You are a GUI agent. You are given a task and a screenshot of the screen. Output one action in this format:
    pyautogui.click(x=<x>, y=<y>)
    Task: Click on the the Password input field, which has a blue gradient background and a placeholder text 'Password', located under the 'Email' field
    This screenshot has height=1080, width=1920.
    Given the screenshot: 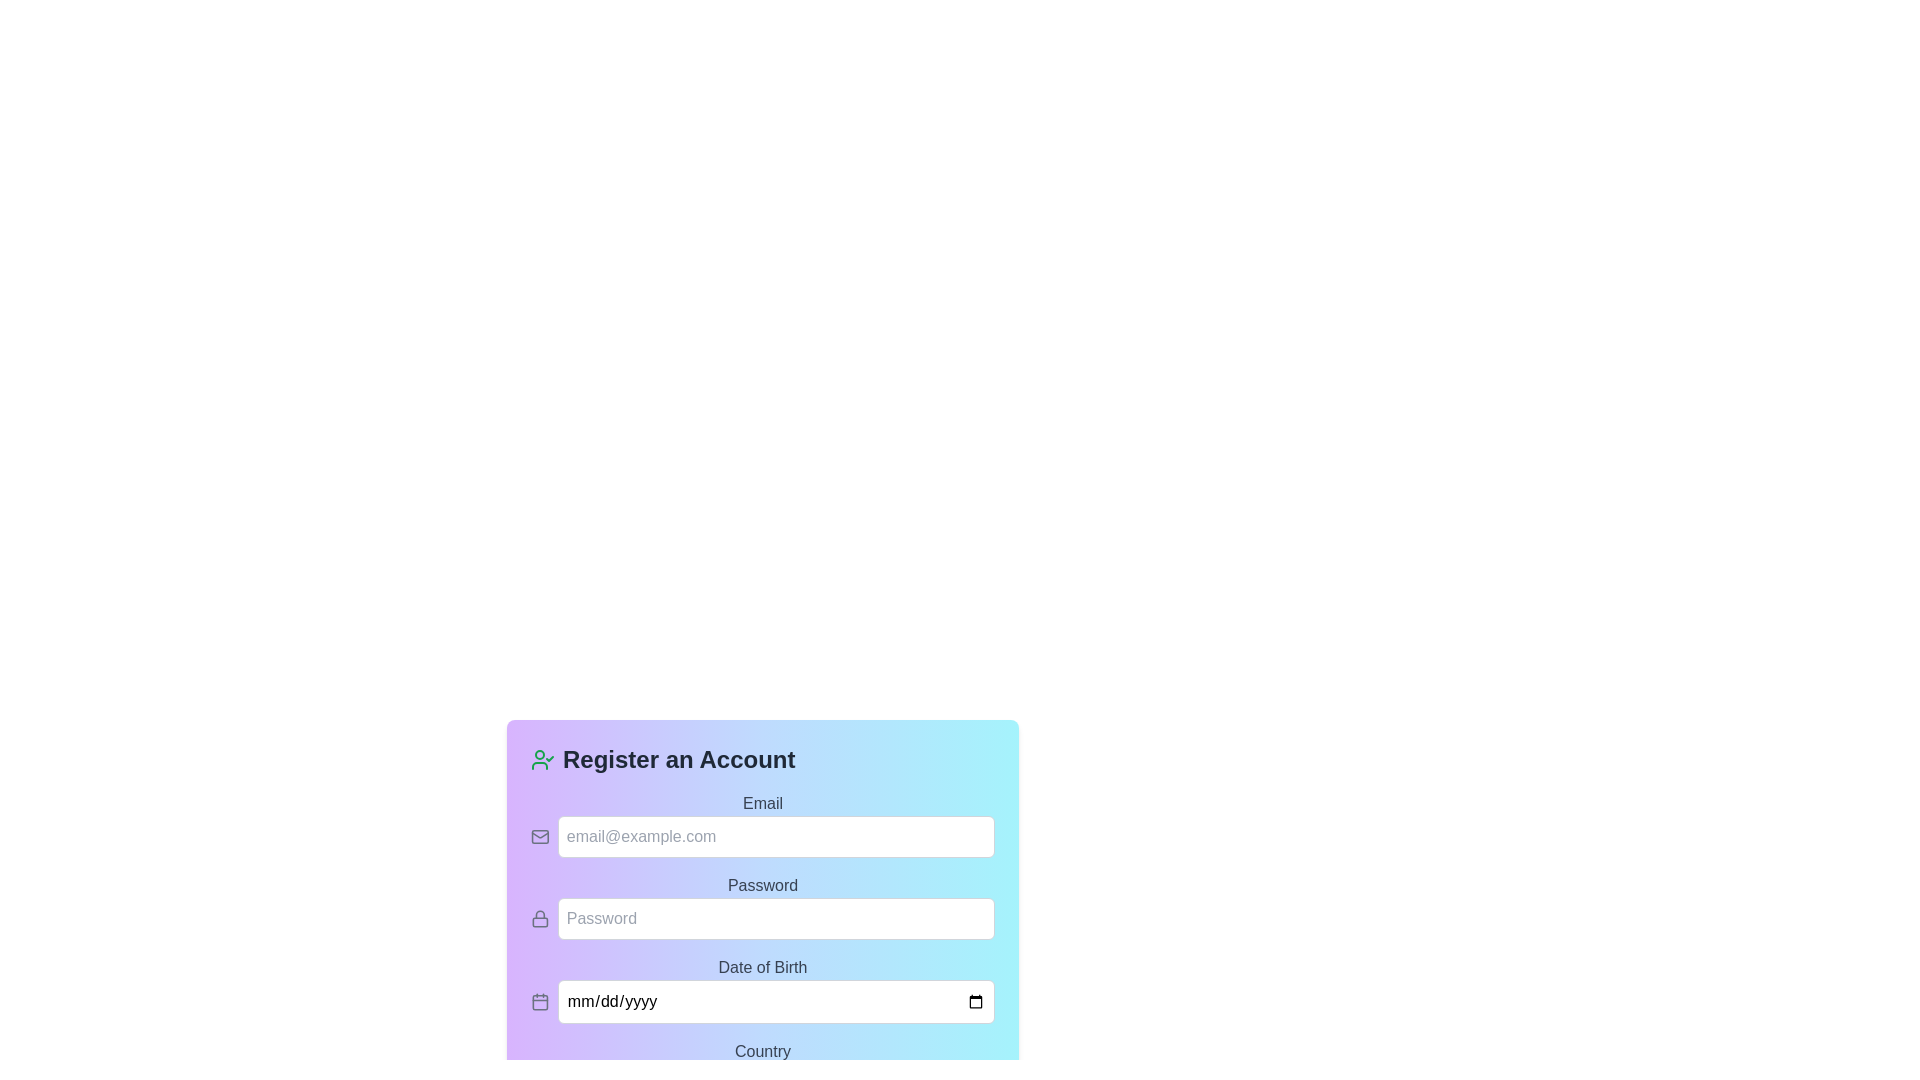 What is the action you would take?
    pyautogui.click(x=762, y=877)
    